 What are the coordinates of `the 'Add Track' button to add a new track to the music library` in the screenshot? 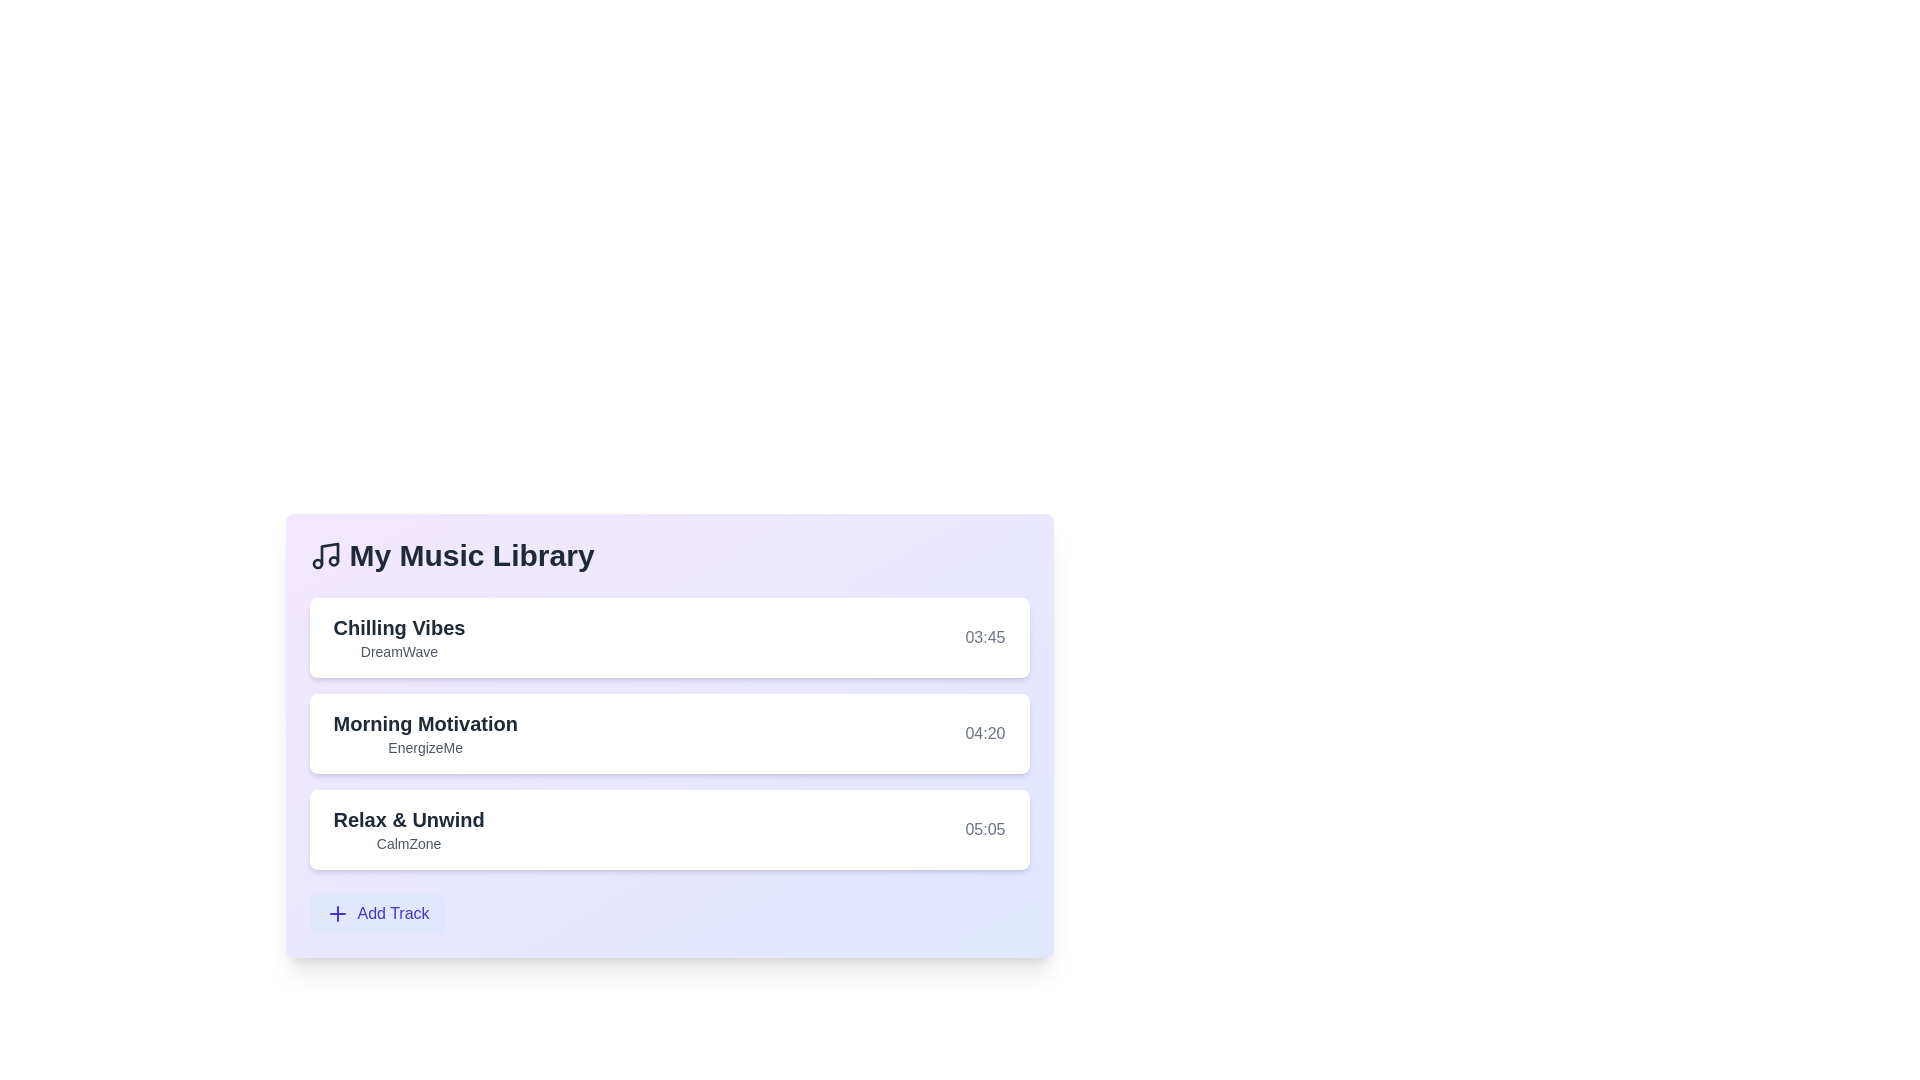 It's located at (377, 914).